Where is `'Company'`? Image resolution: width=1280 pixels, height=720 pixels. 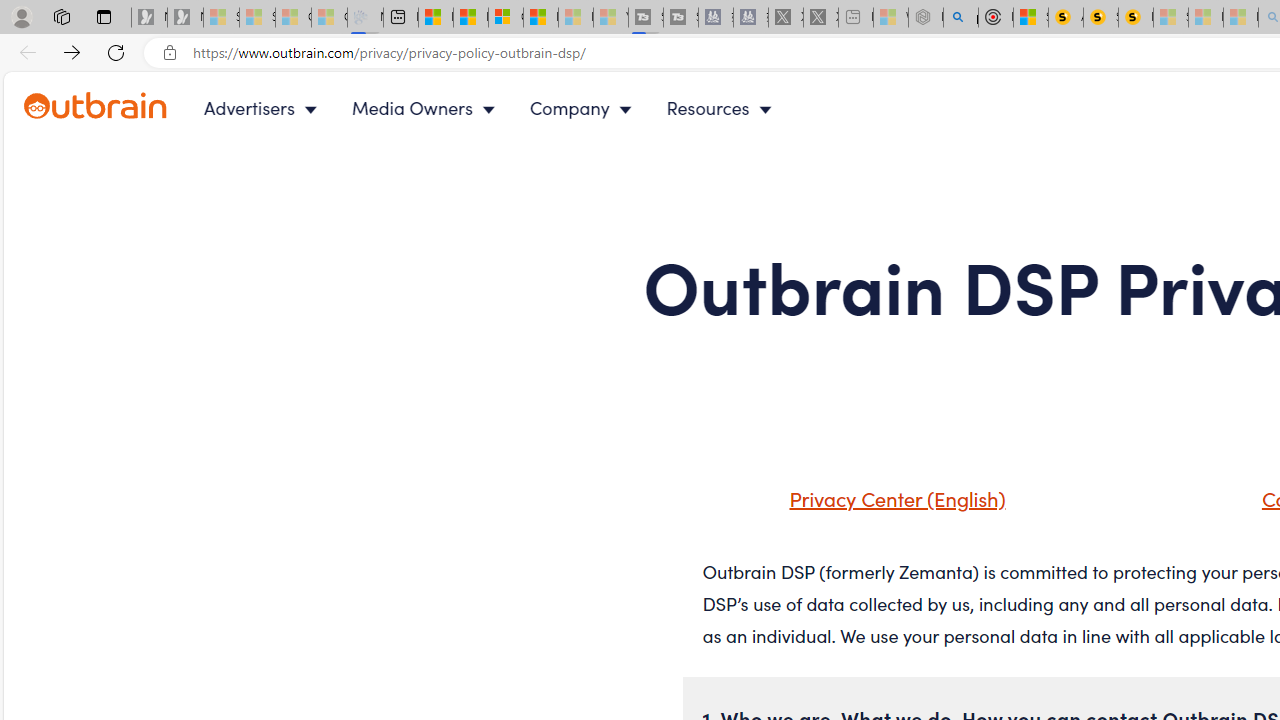 'Company' is located at coordinates (584, 108).